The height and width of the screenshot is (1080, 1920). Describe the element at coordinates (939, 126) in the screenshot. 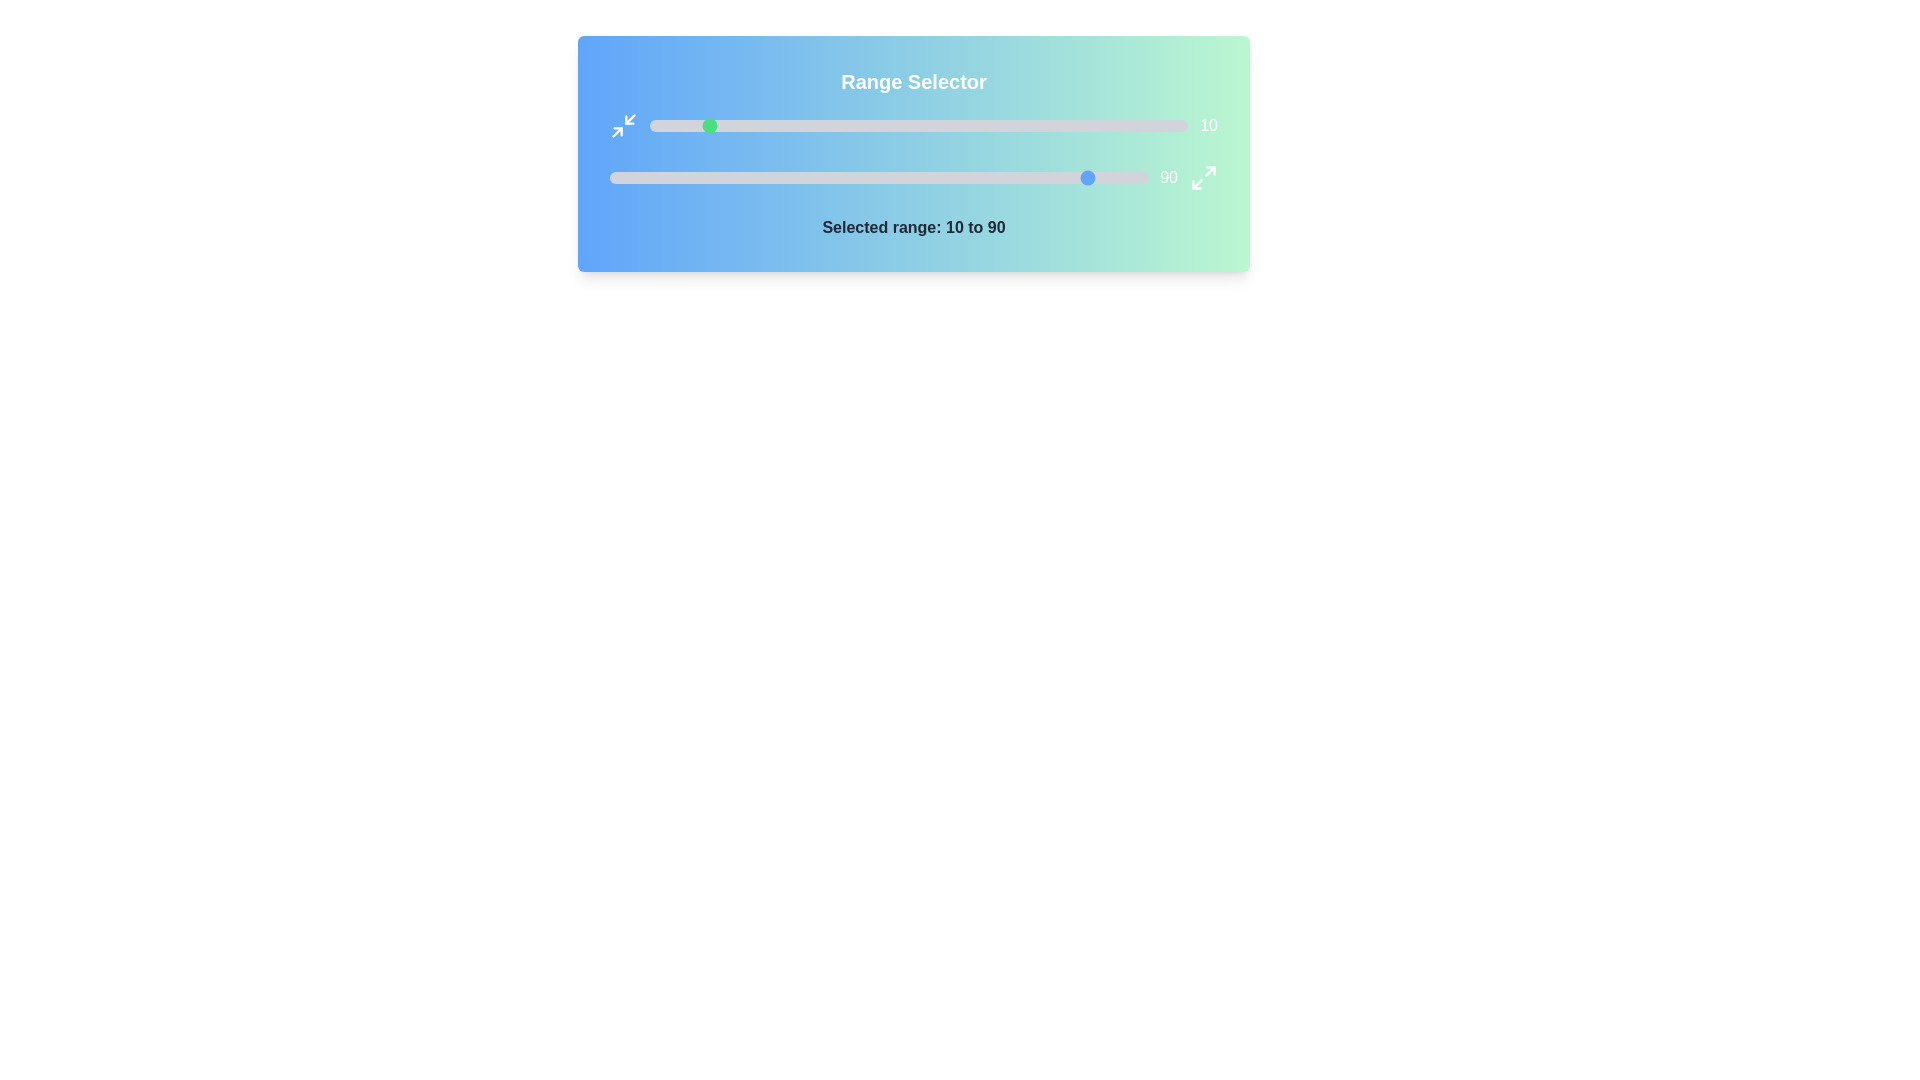

I see `the slider value` at that location.